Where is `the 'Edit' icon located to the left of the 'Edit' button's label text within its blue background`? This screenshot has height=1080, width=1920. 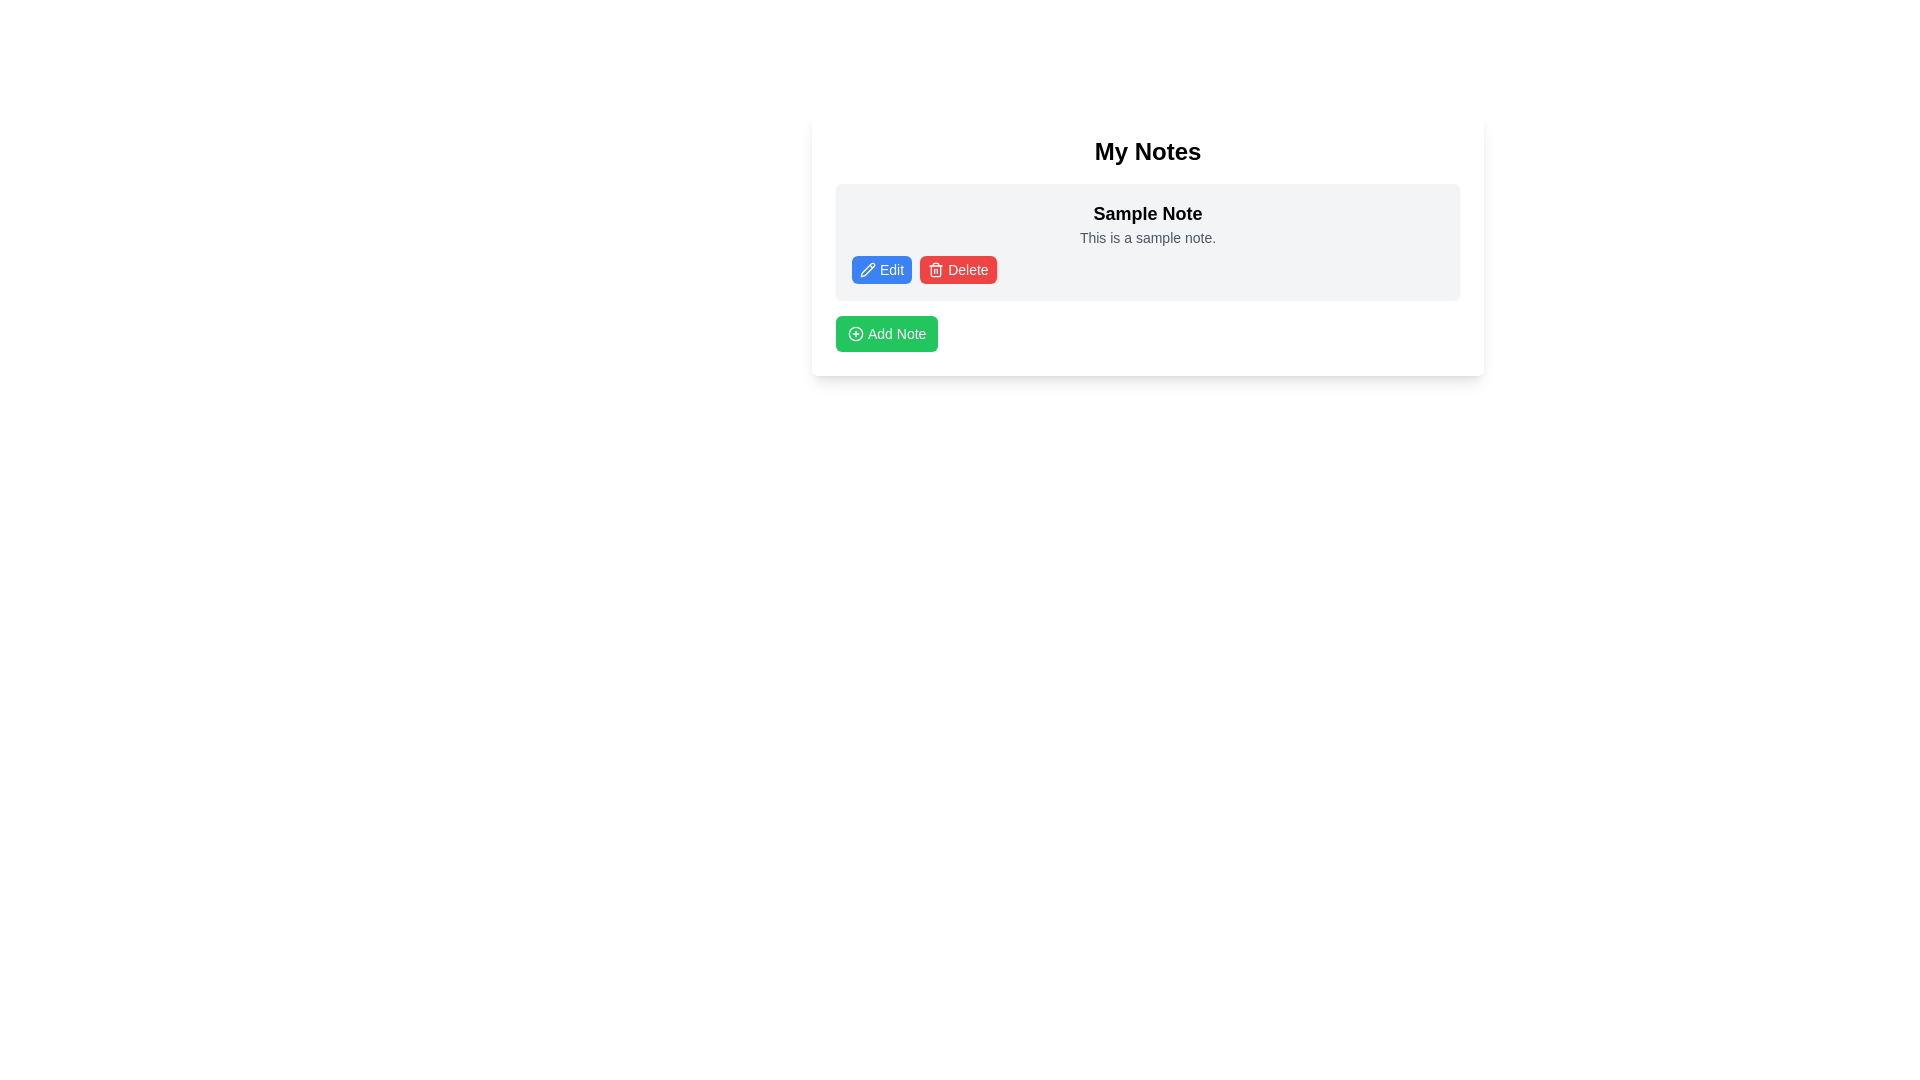
the 'Edit' icon located to the left of the 'Edit' button's label text within its blue background is located at coordinates (868, 270).